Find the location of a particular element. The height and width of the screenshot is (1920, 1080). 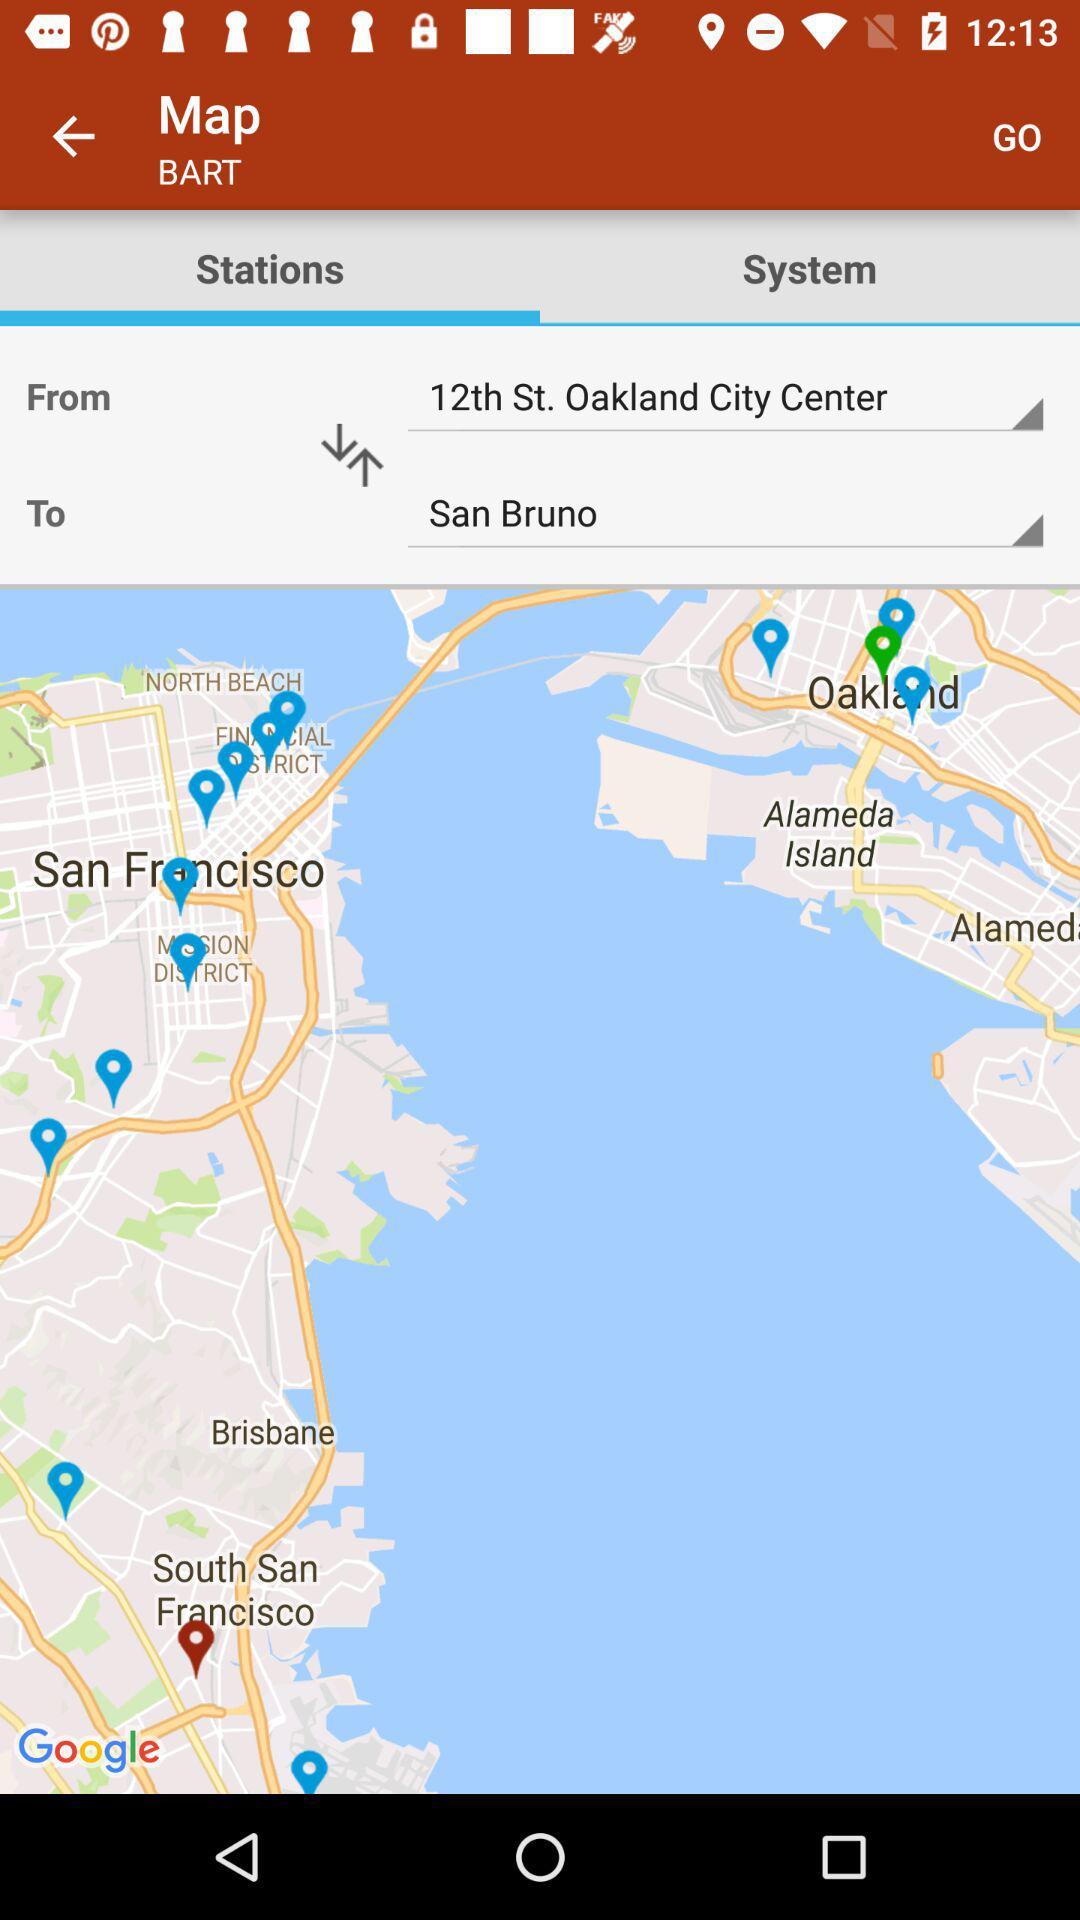

item next to from is located at coordinates (351, 454).